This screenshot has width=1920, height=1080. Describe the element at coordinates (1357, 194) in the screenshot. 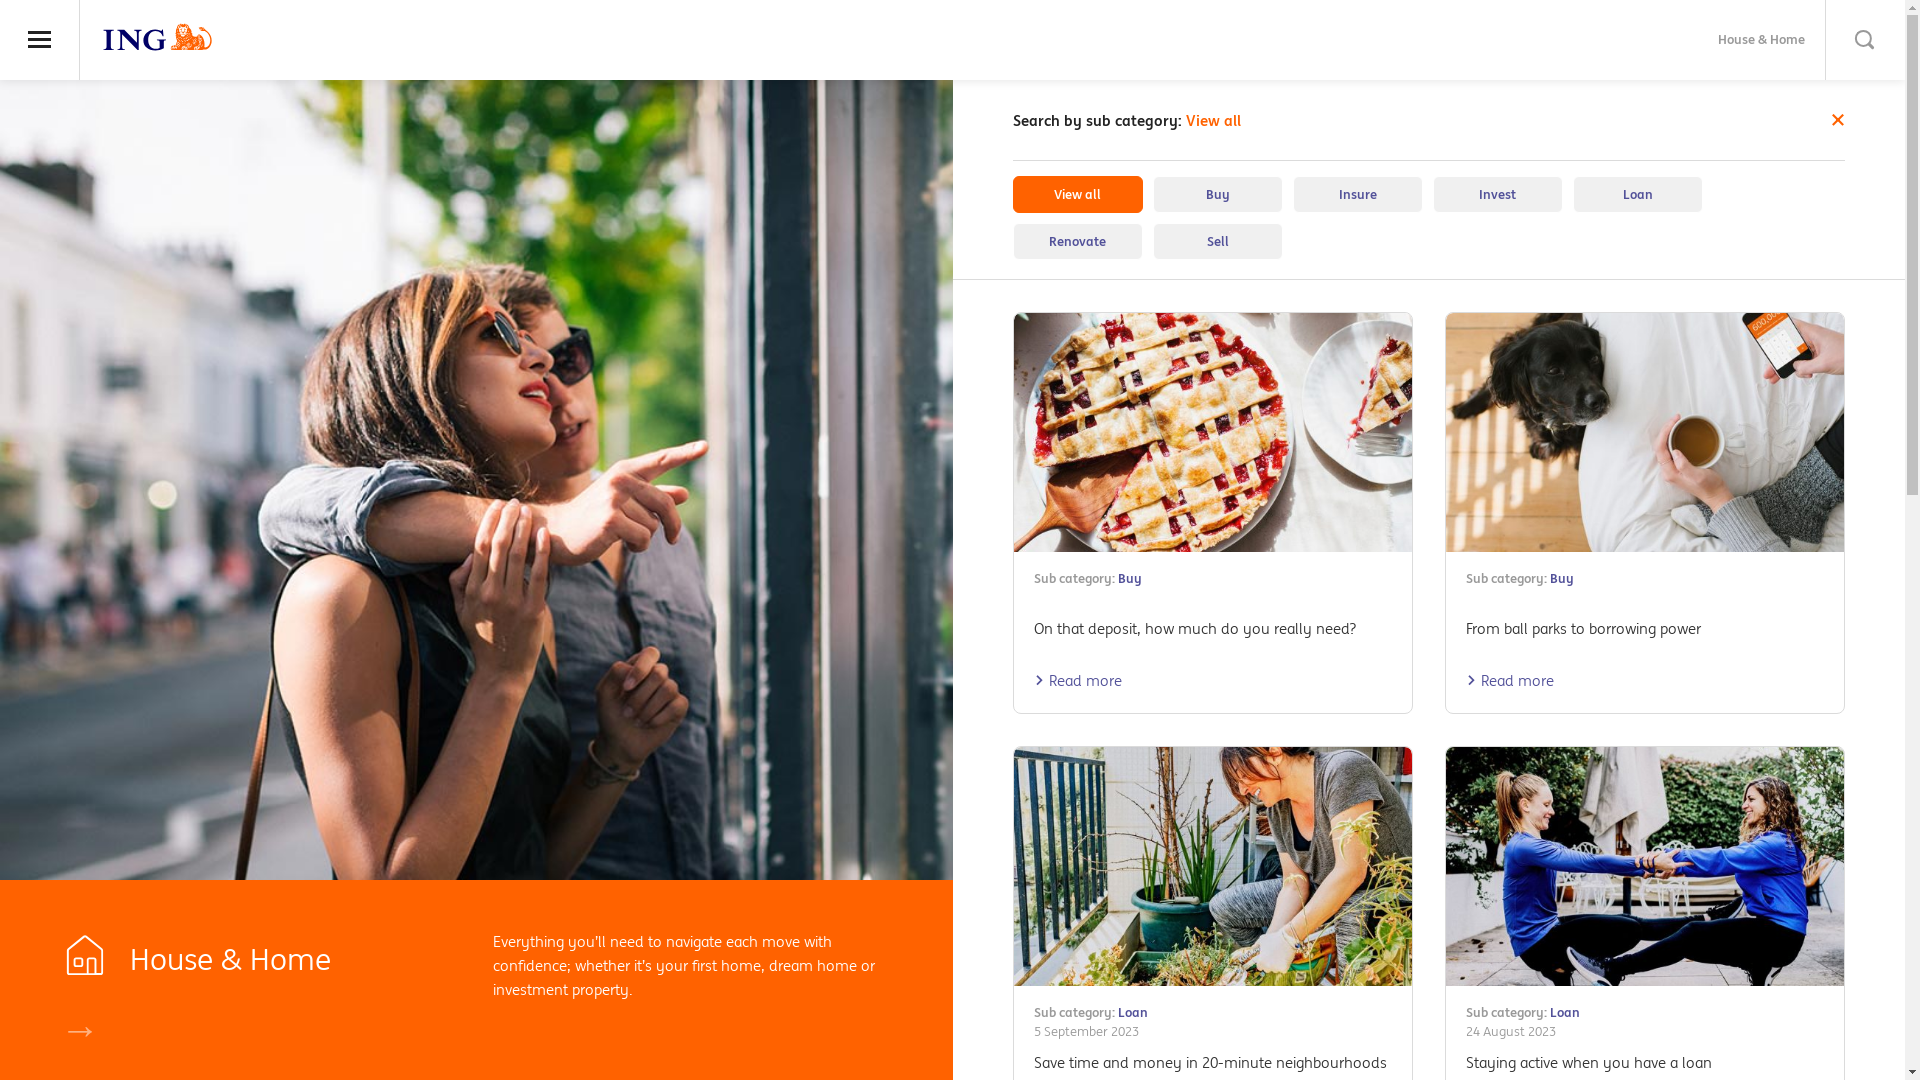

I see `'Insure'` at that location.